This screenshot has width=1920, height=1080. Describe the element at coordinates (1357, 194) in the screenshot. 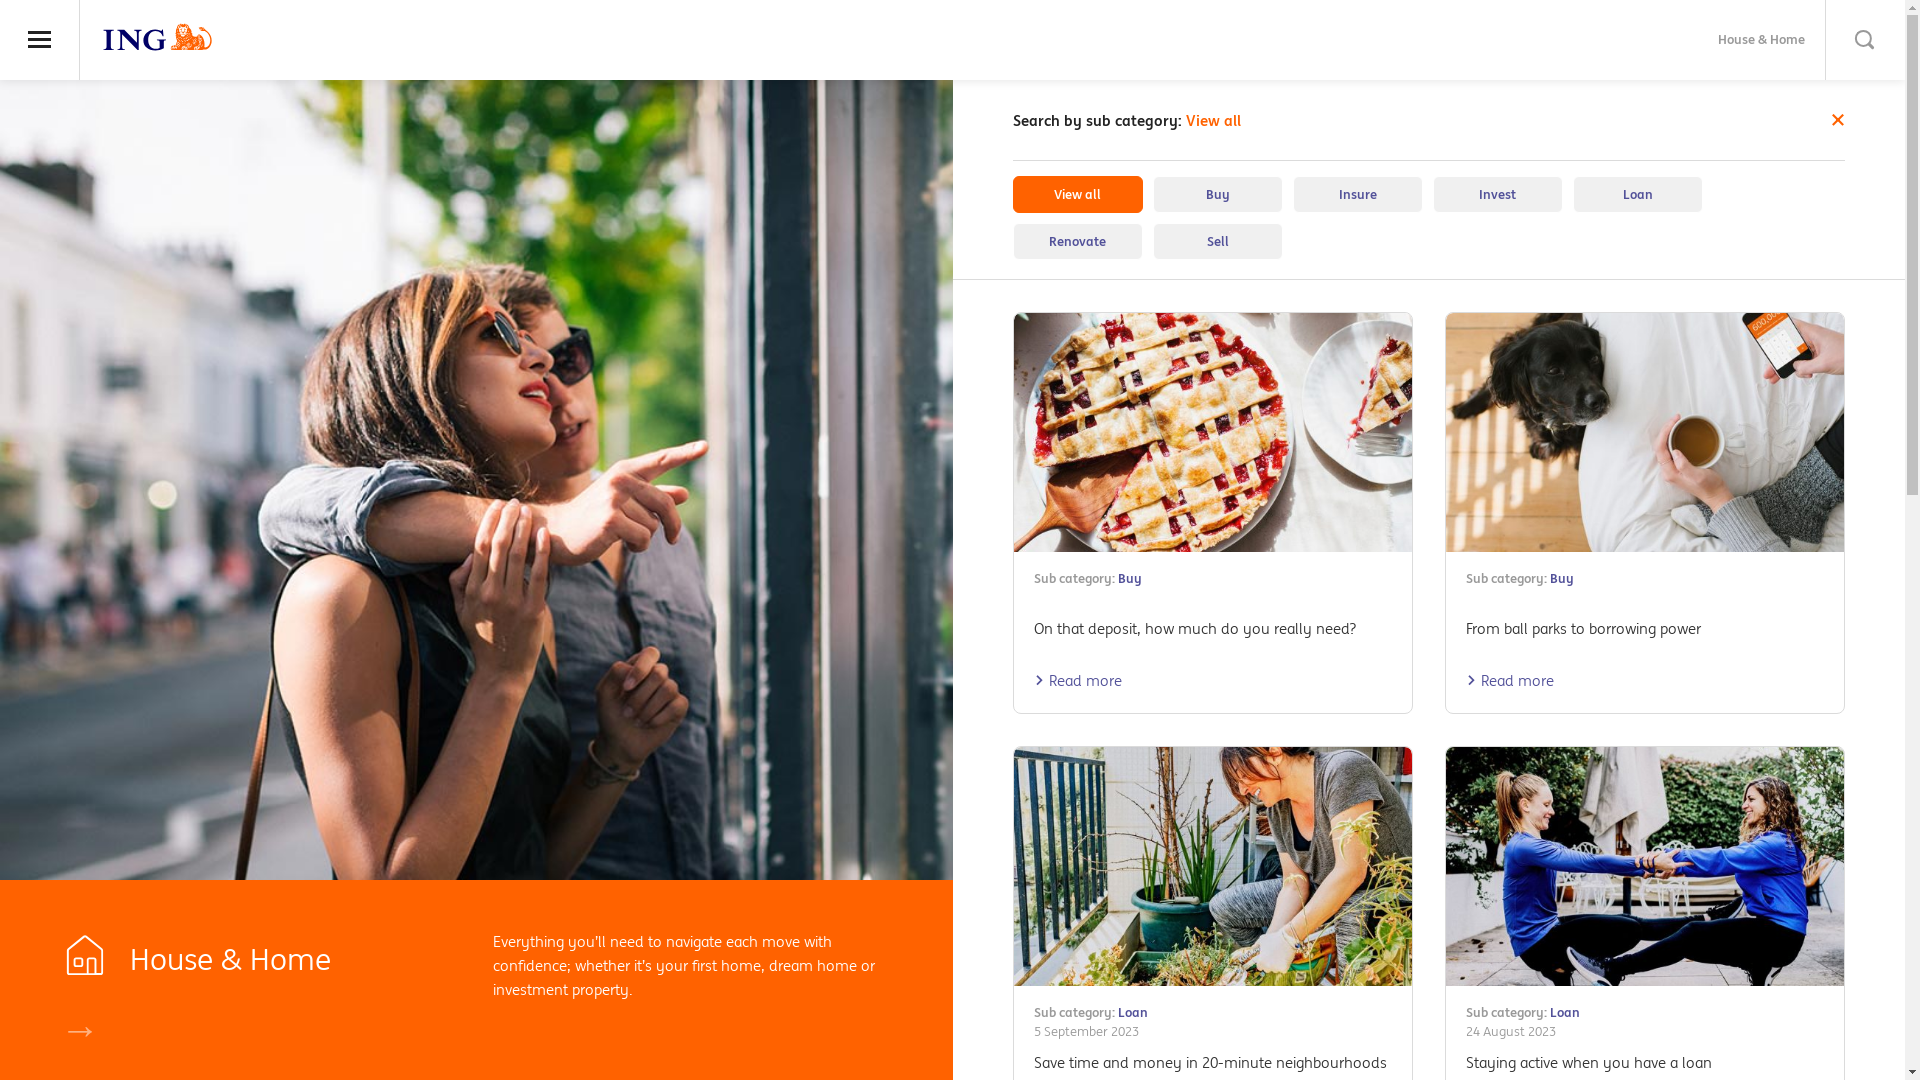

I see `'Insure'` at that location.